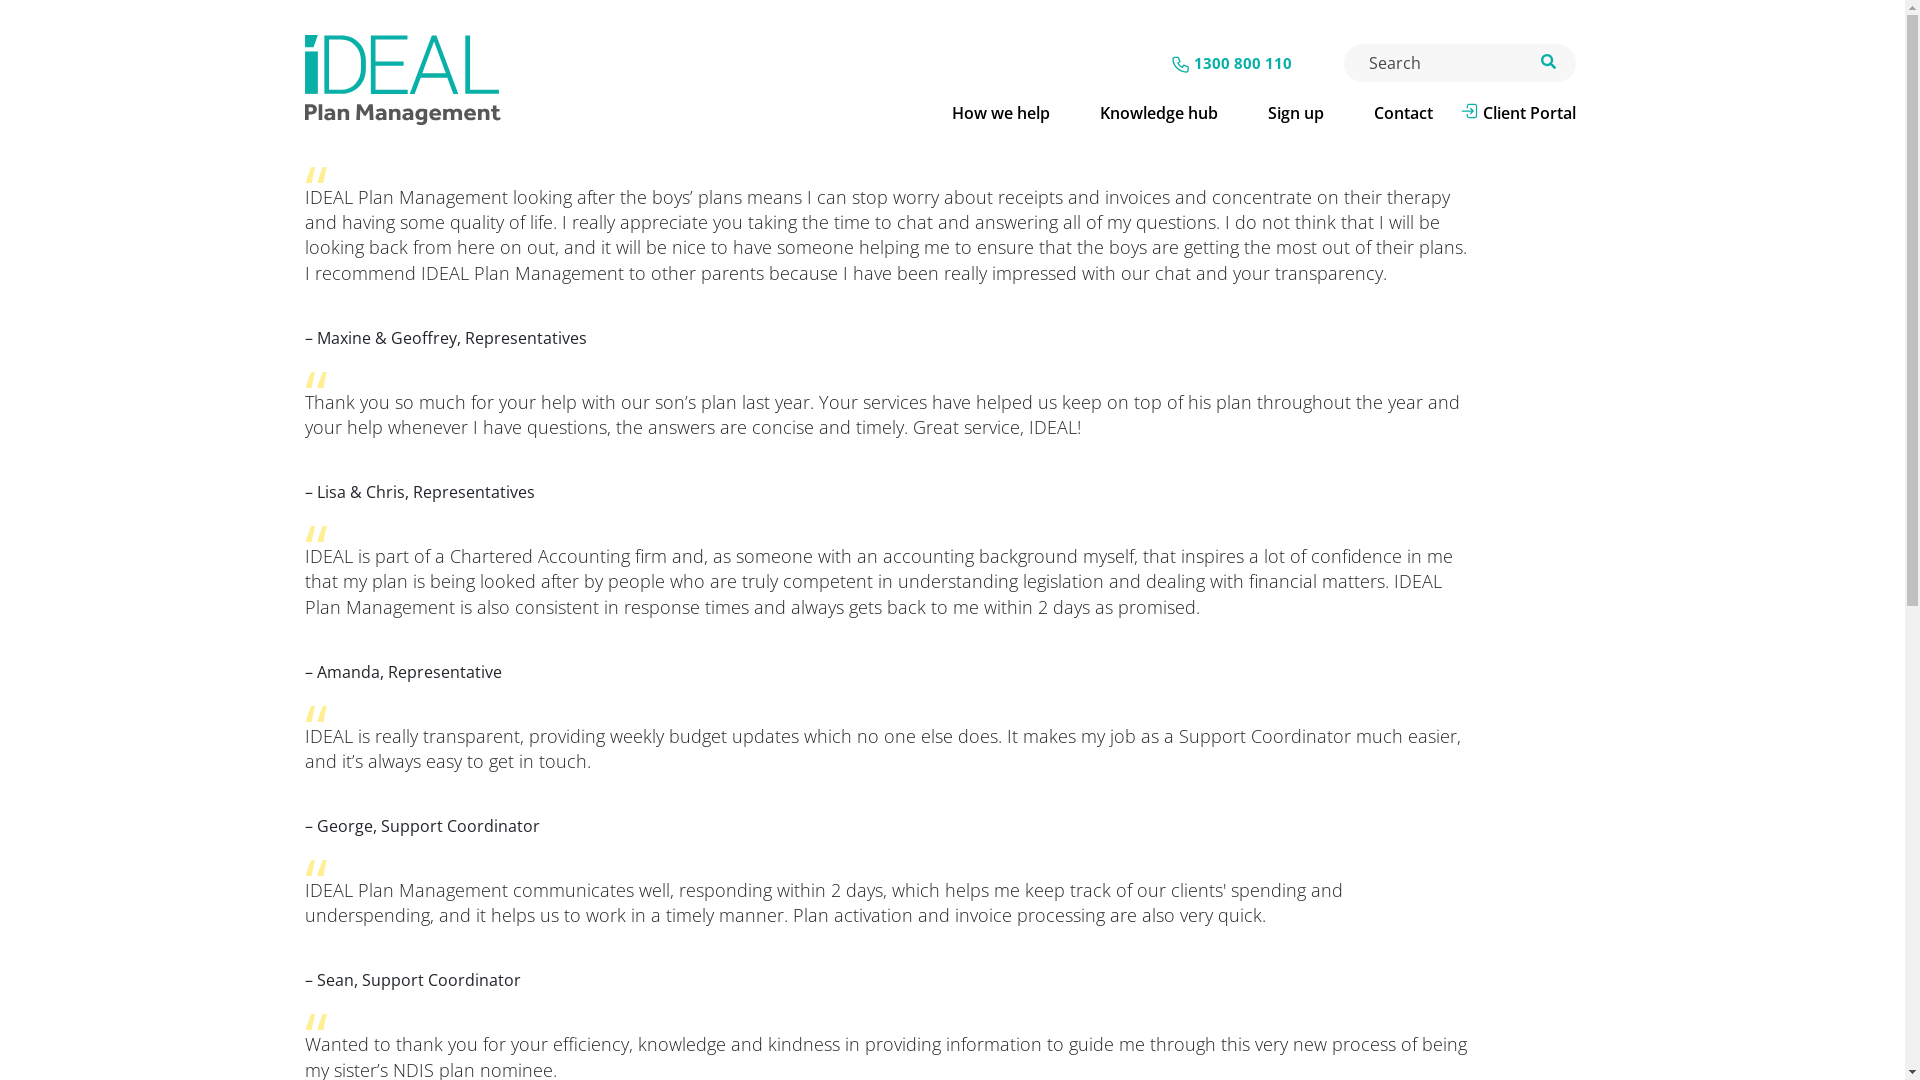 This screenshot has height=1080, width=1920. What do you see at coordinates (1242, 61) in the screenshot?
I see `'1300 800 110'` at bounding box center [1242, 61].